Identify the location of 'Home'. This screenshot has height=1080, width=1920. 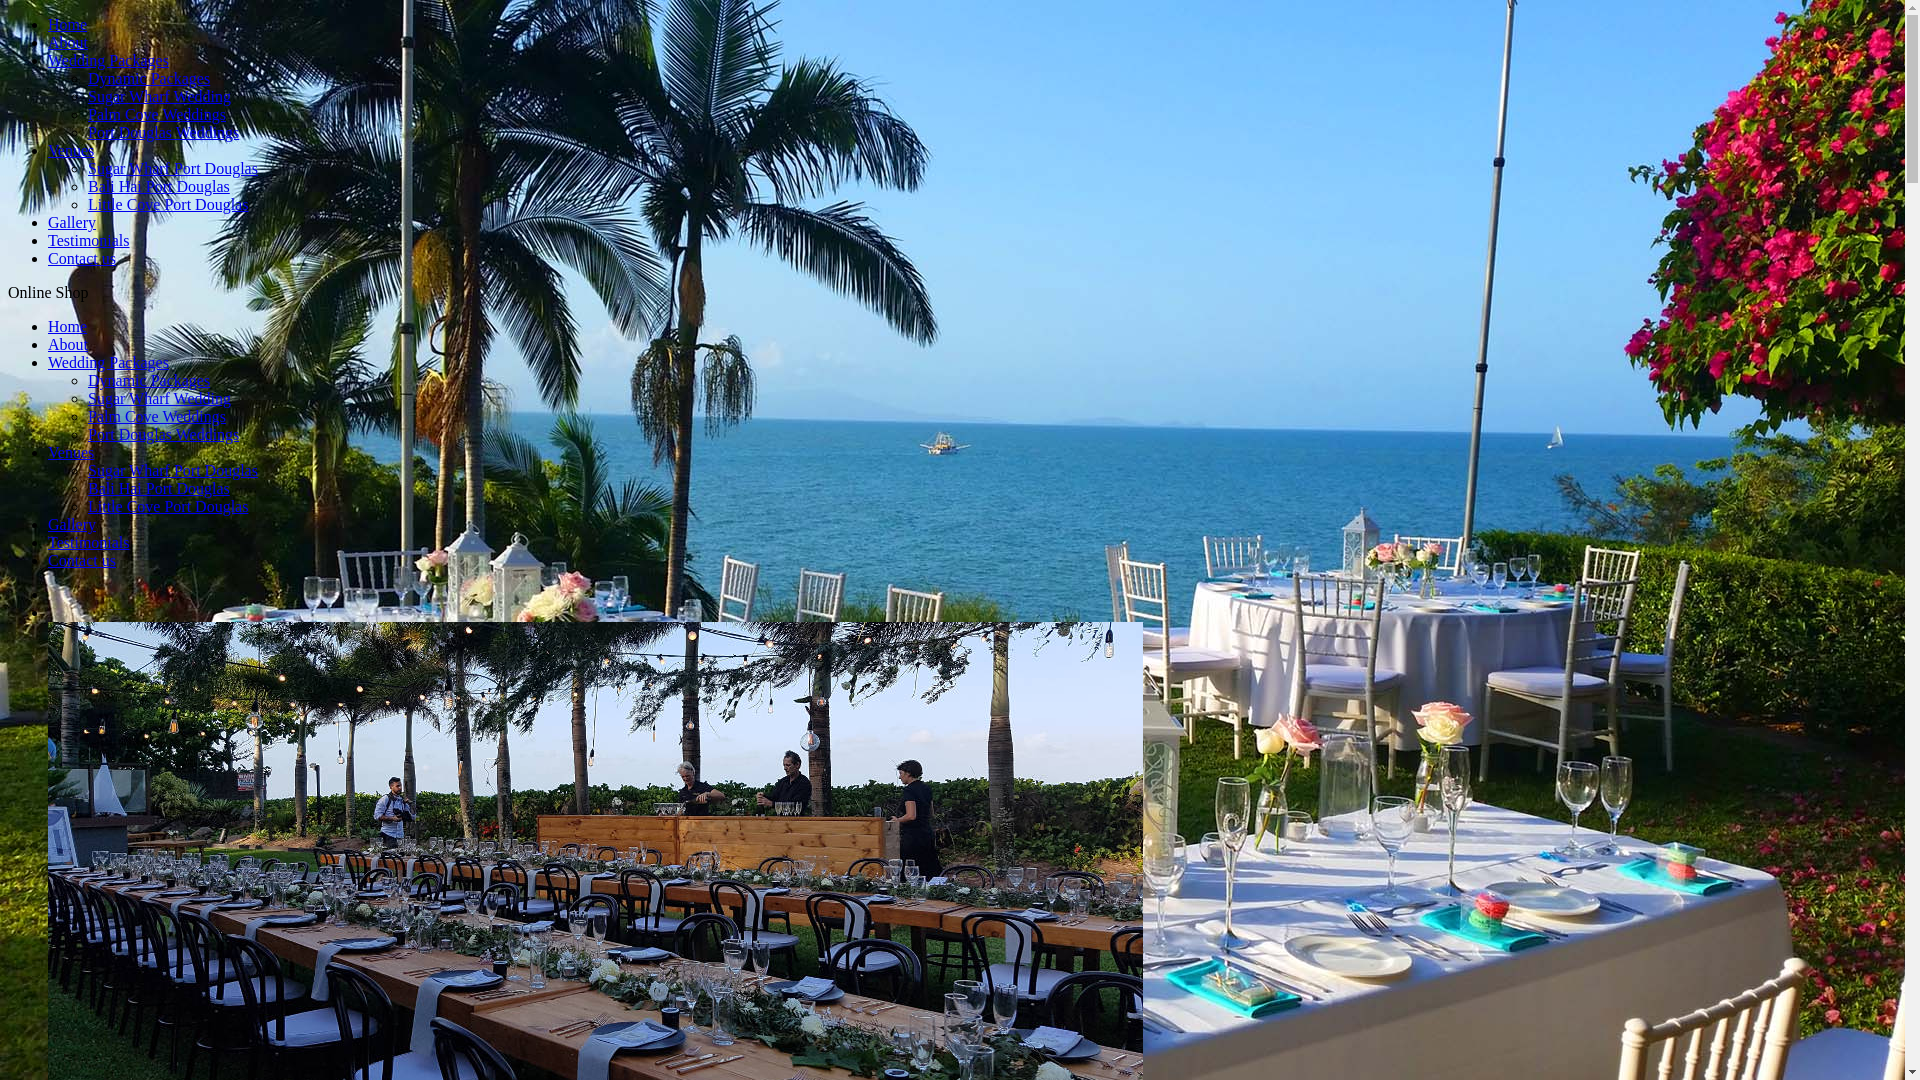
(48, 24).